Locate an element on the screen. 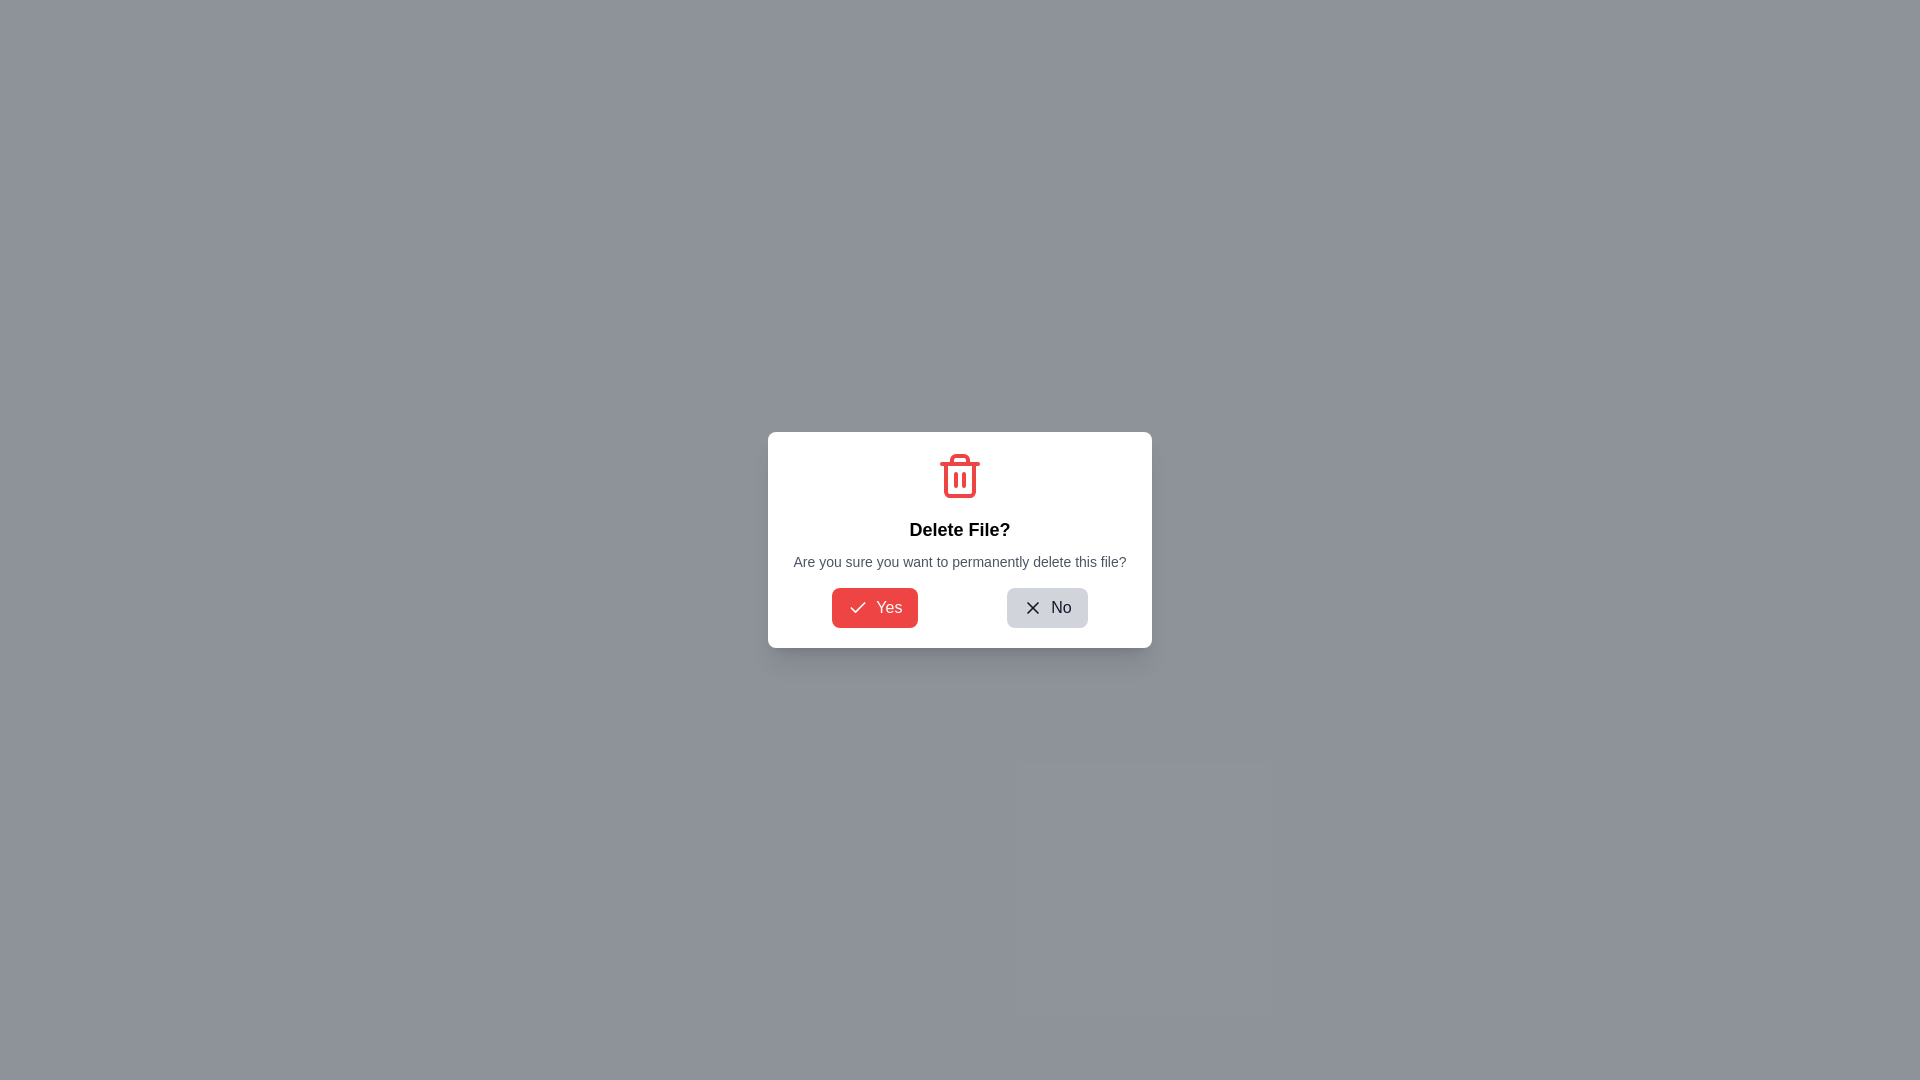 The height and width of the screenshot is (1080, 1920). the checkmark icon with a red background that is positioned to the left of the 'Yes' button in the lower left of the dialog box is located at coordinates (858, 607).